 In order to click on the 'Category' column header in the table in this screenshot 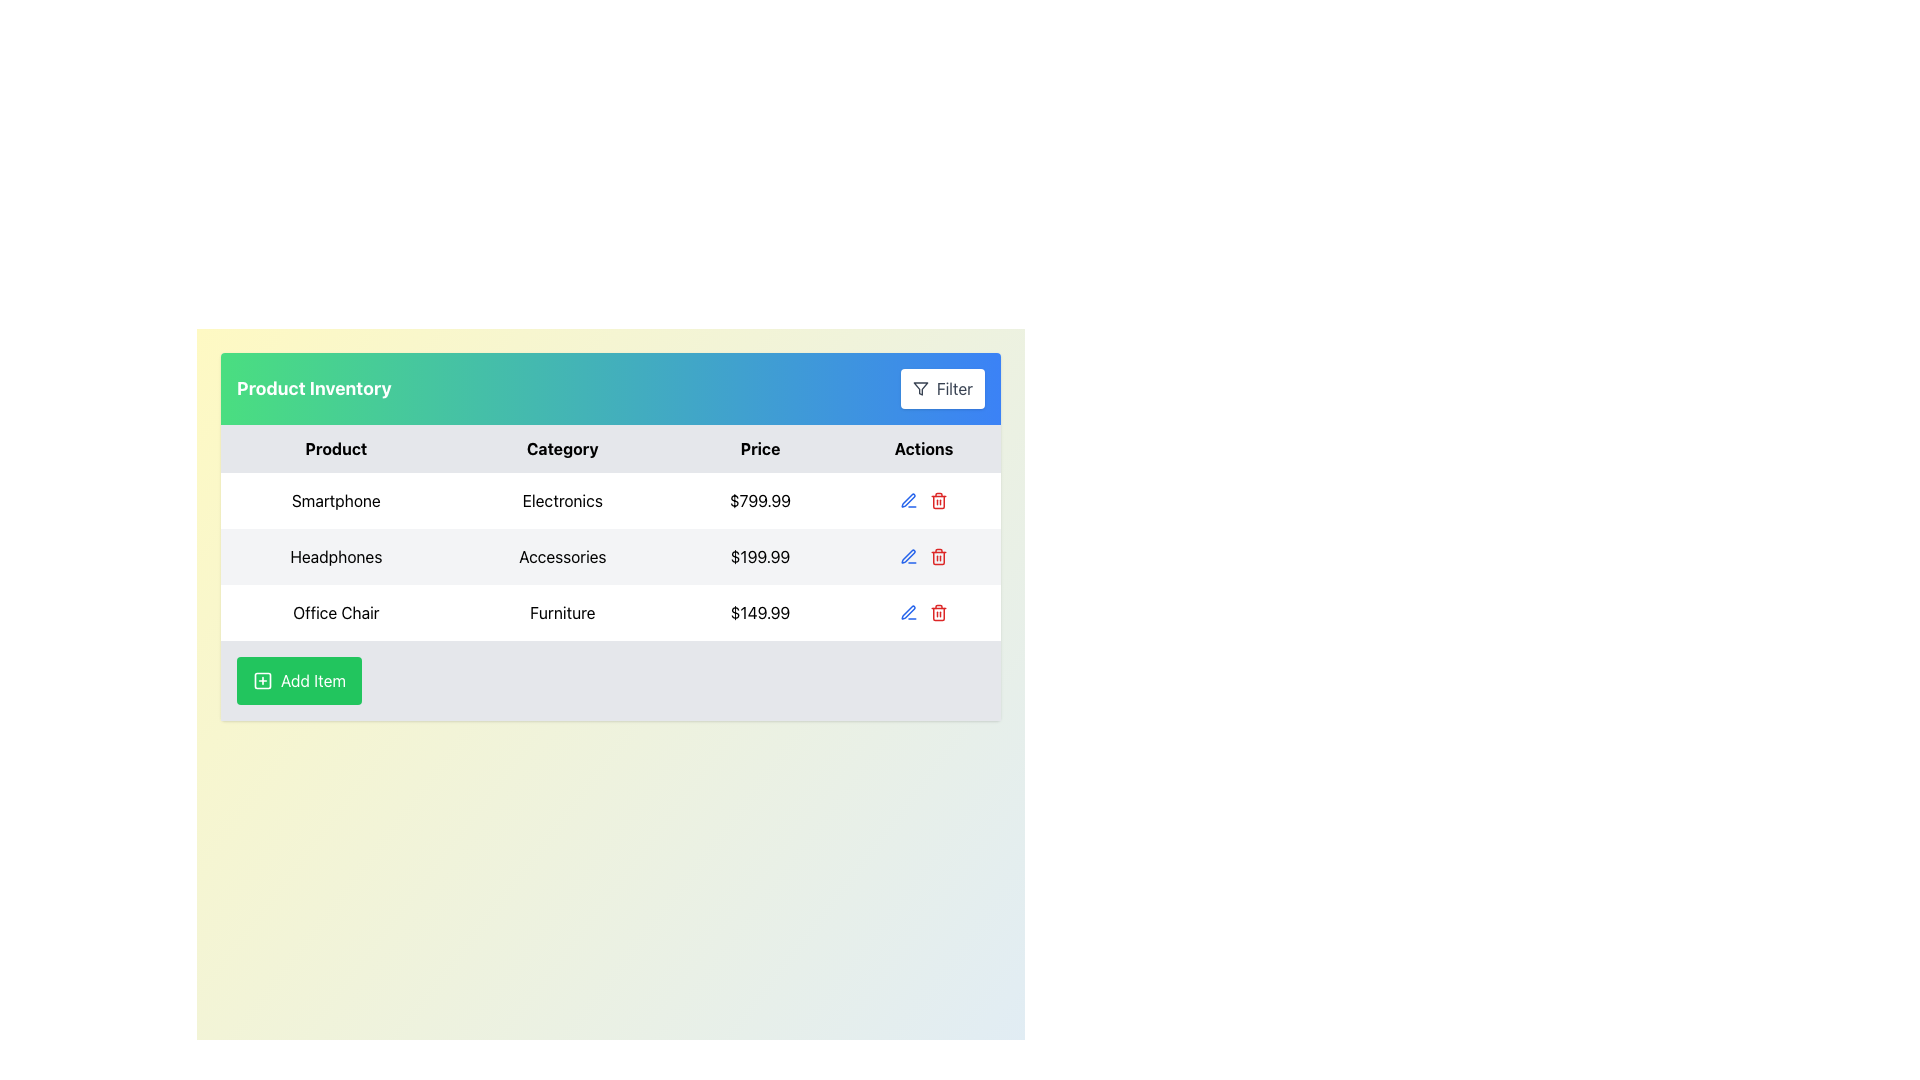, I will do `click(561, 447)`.